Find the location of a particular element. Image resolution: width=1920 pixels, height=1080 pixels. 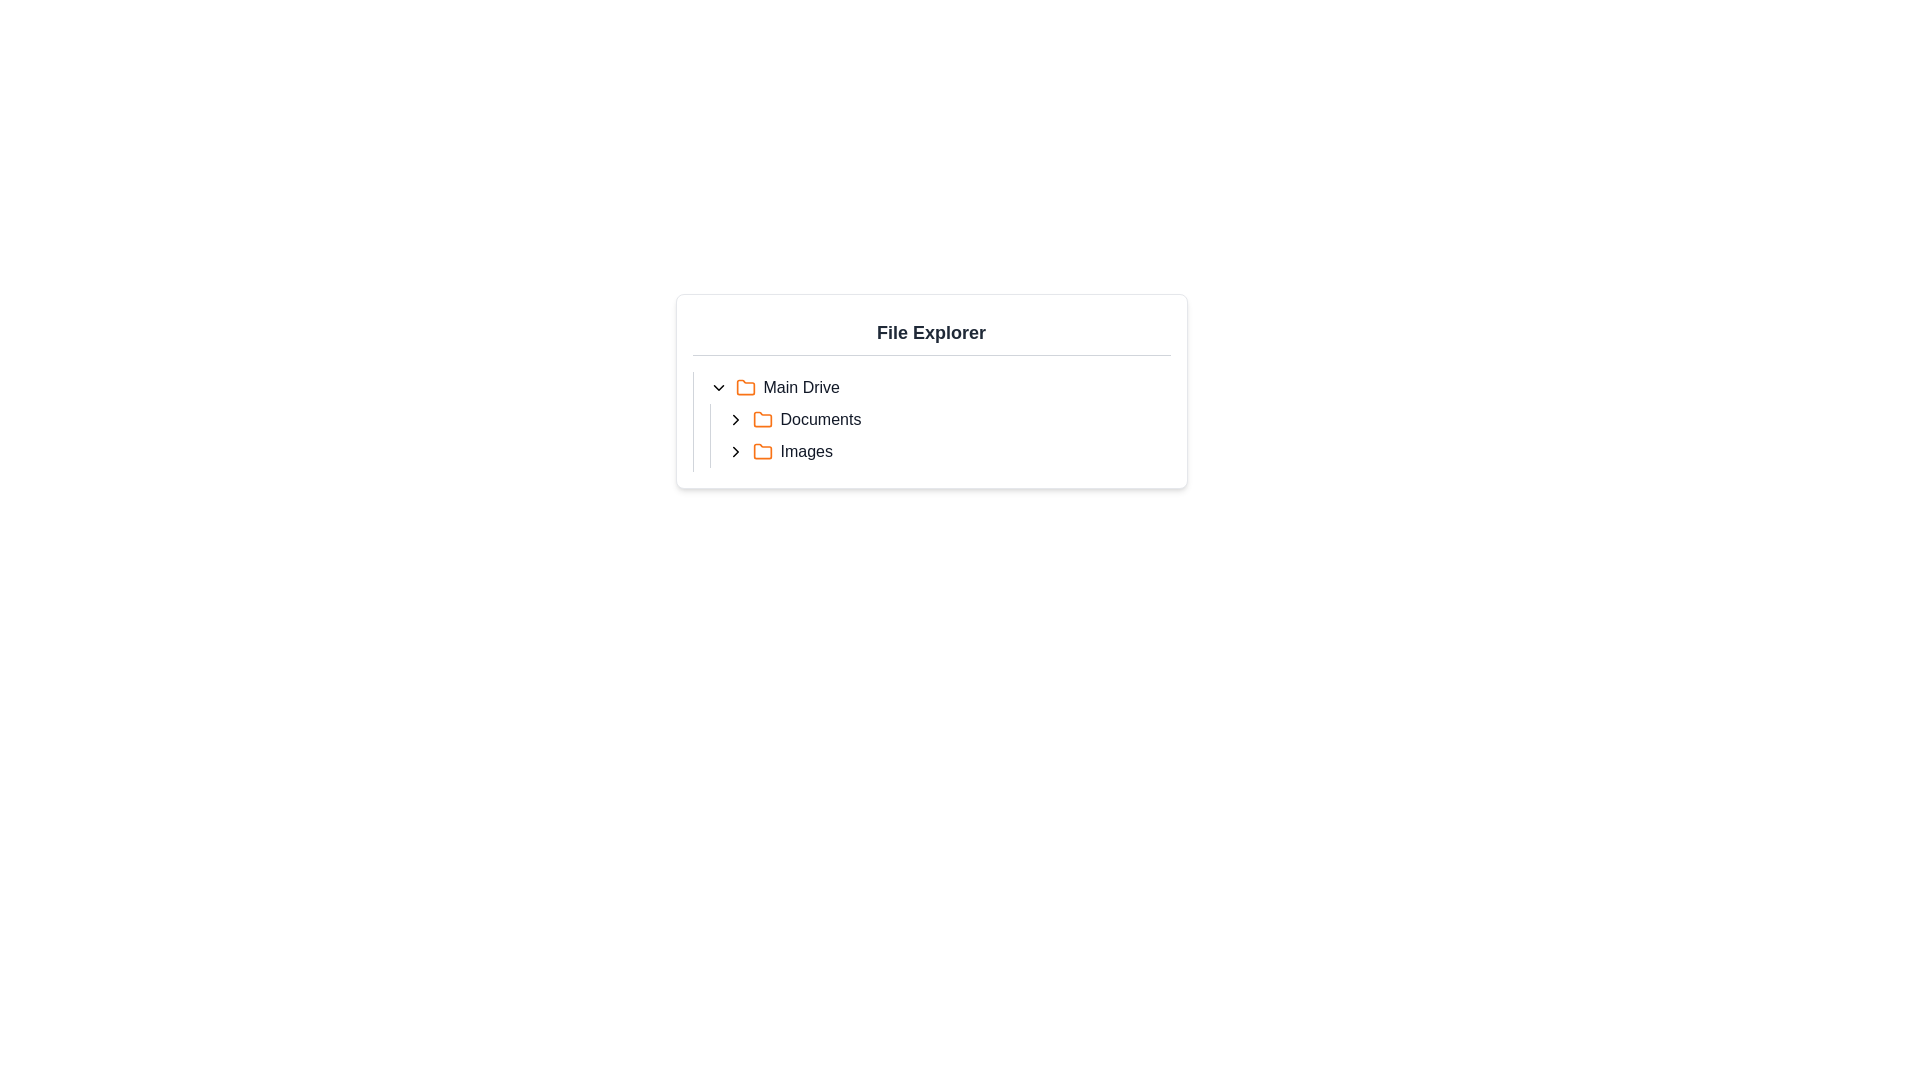

the 'Documents' item is located at coordinates (930, 420).